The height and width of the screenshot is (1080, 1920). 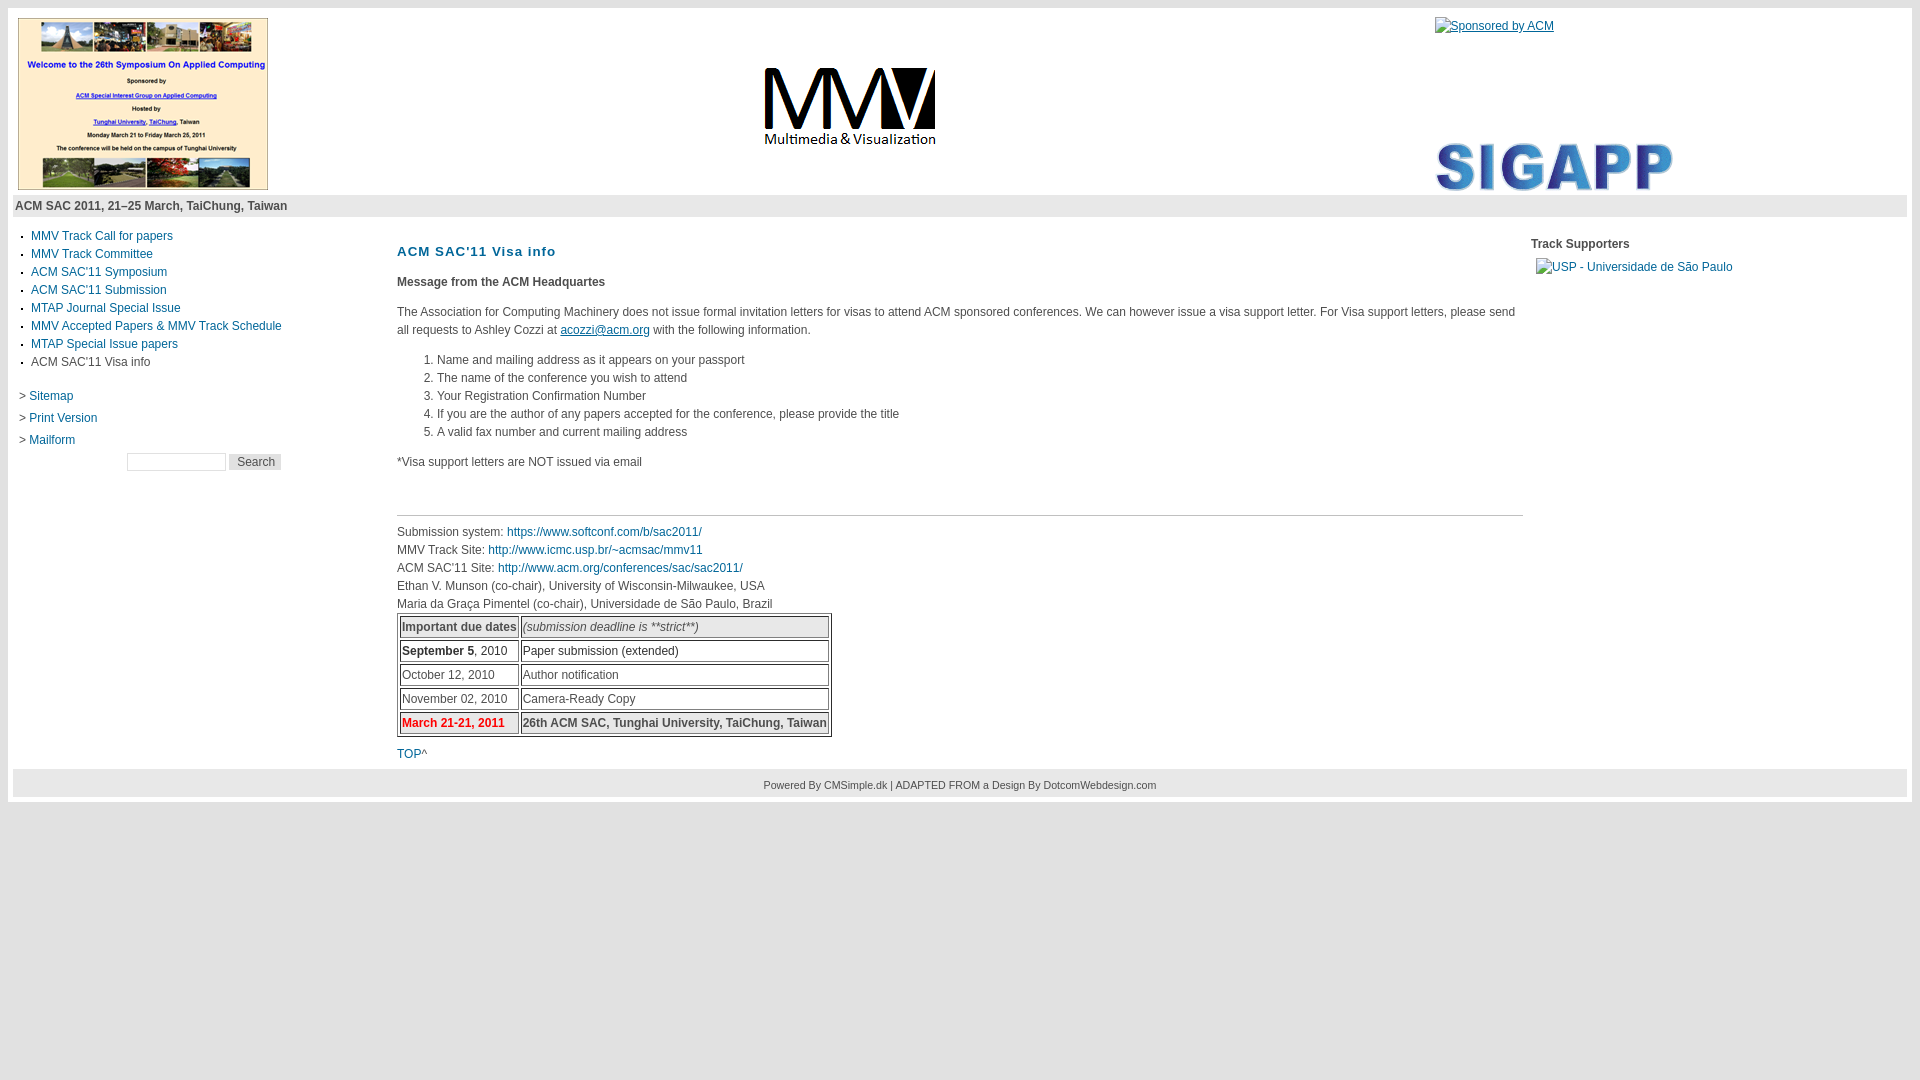 I want to click on 'MMV Track Call for papers', so click(x=100, y=234).